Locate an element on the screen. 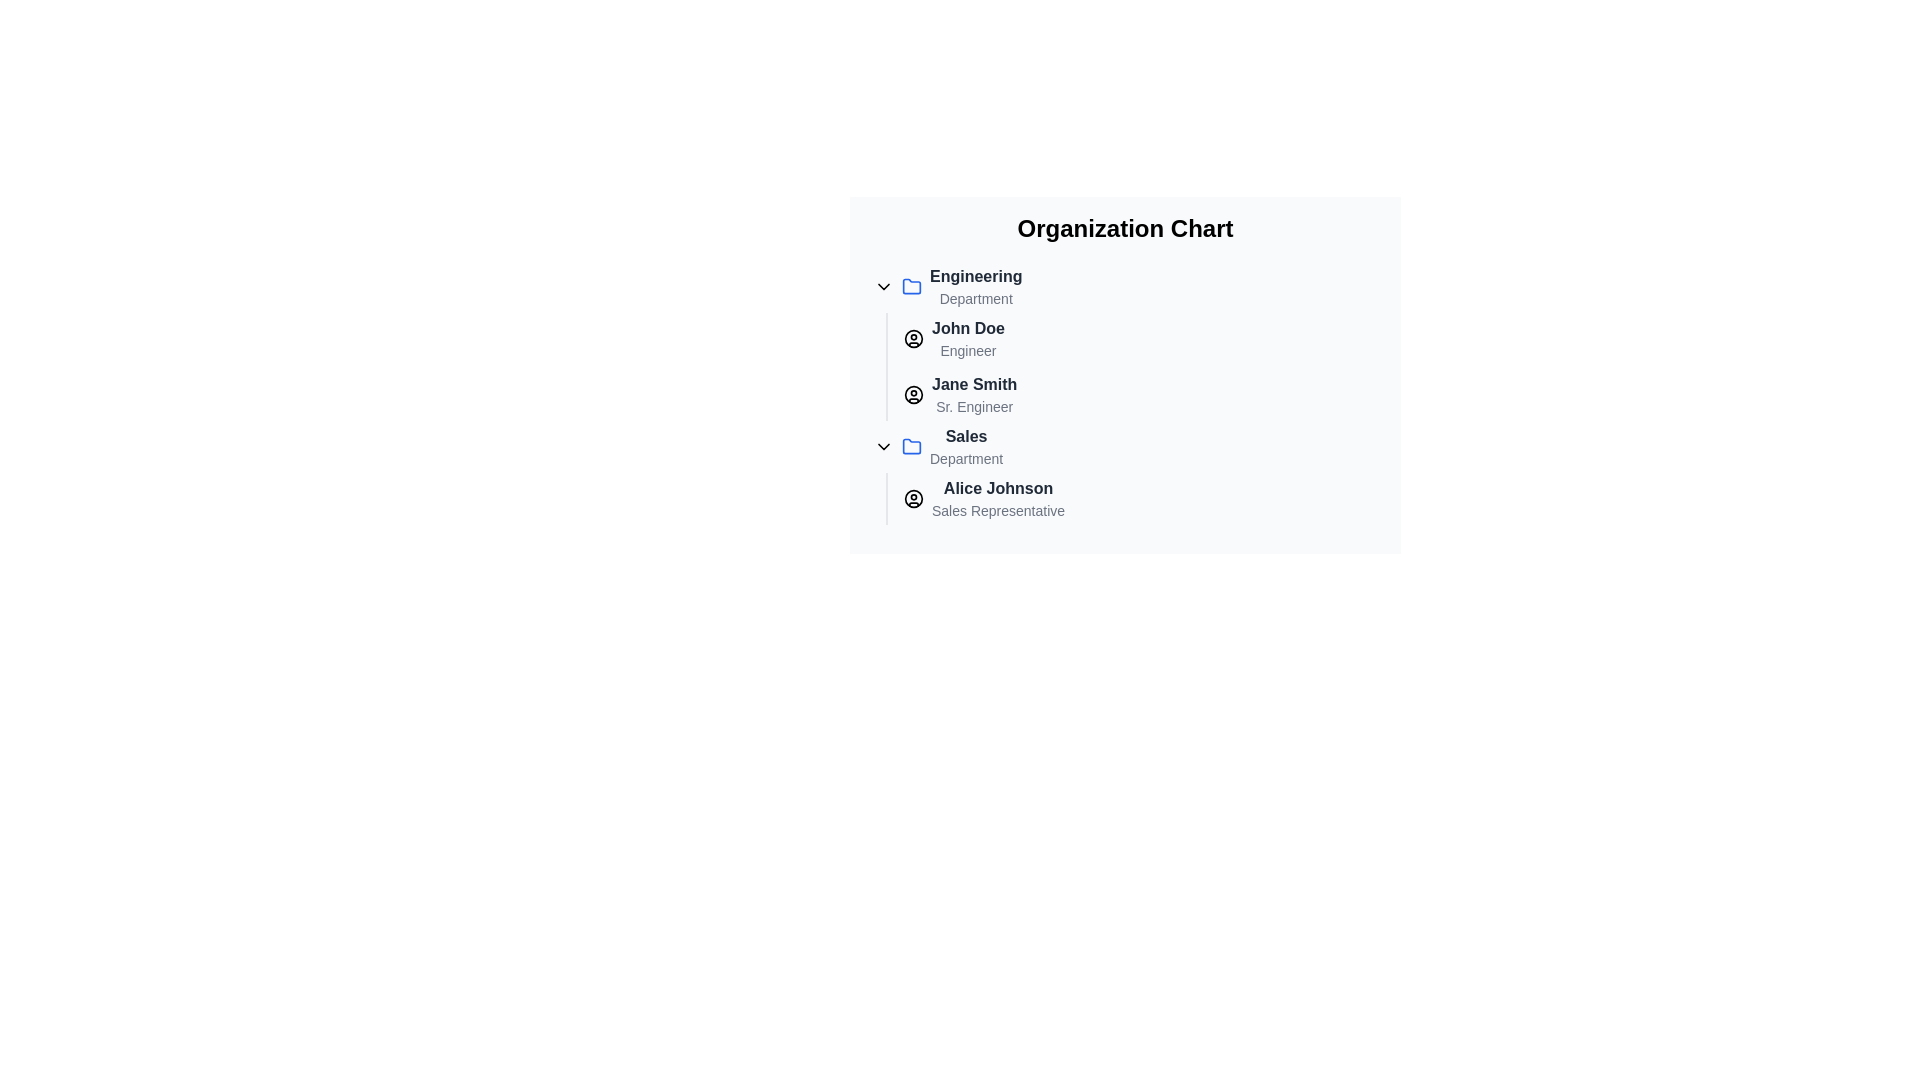  the List item for 'Jane Smith', which displays her name in bold with the title 'Sr. Engineer' beneath it is located at coordinates (1140, 394).